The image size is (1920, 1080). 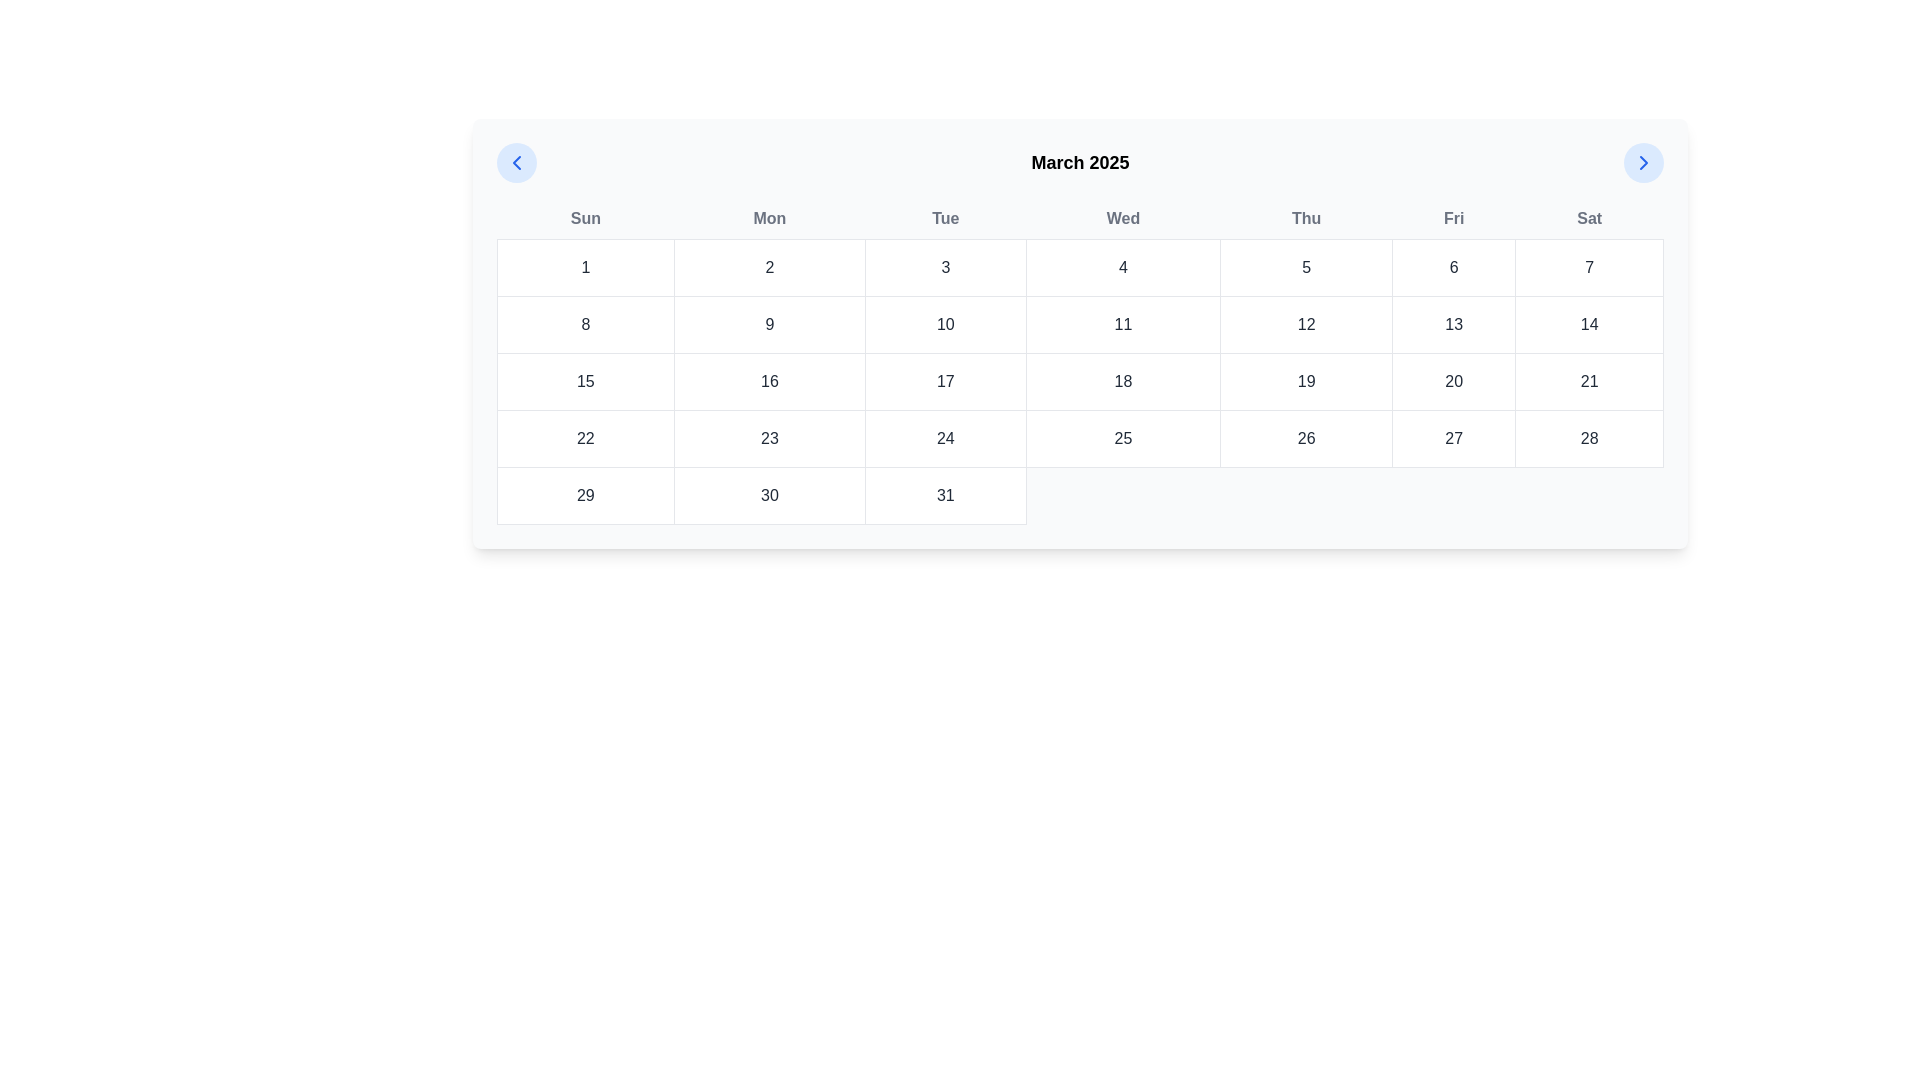 What do you see at coordinates (1454, 219) in the screenshot?
I see `the text label displaying 'Fri', which is styled in gray and is the sixth label in a row of weekday labels` at bounding box center [1454, 219].